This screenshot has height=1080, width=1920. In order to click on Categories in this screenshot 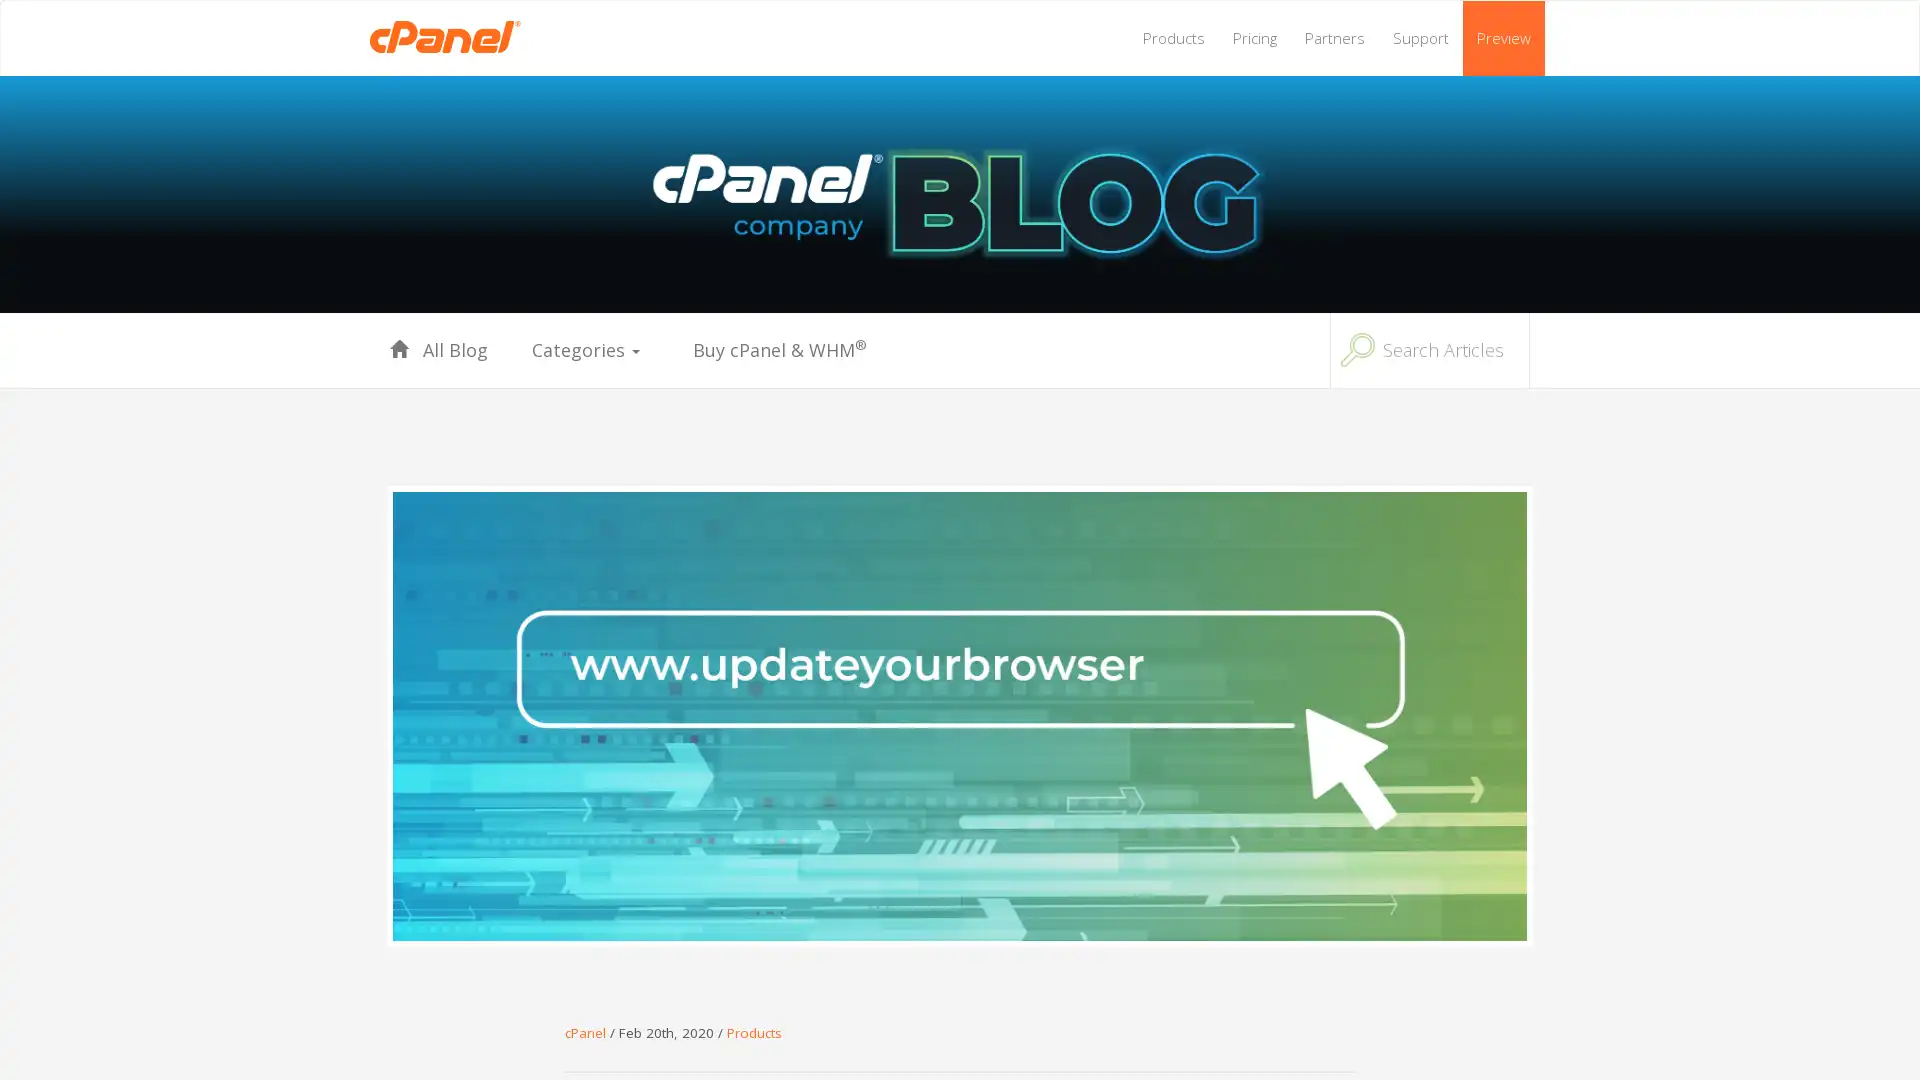, I will do `click(584, 348)`.